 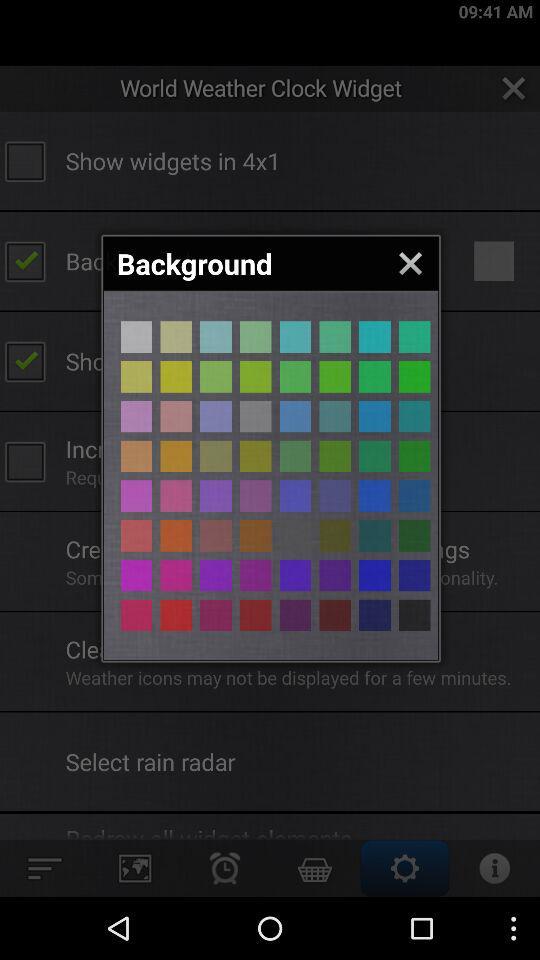 What do you see at coordinates (413, 495) in the screenshot?
I see `color selection` at bounding box center [413, 495].